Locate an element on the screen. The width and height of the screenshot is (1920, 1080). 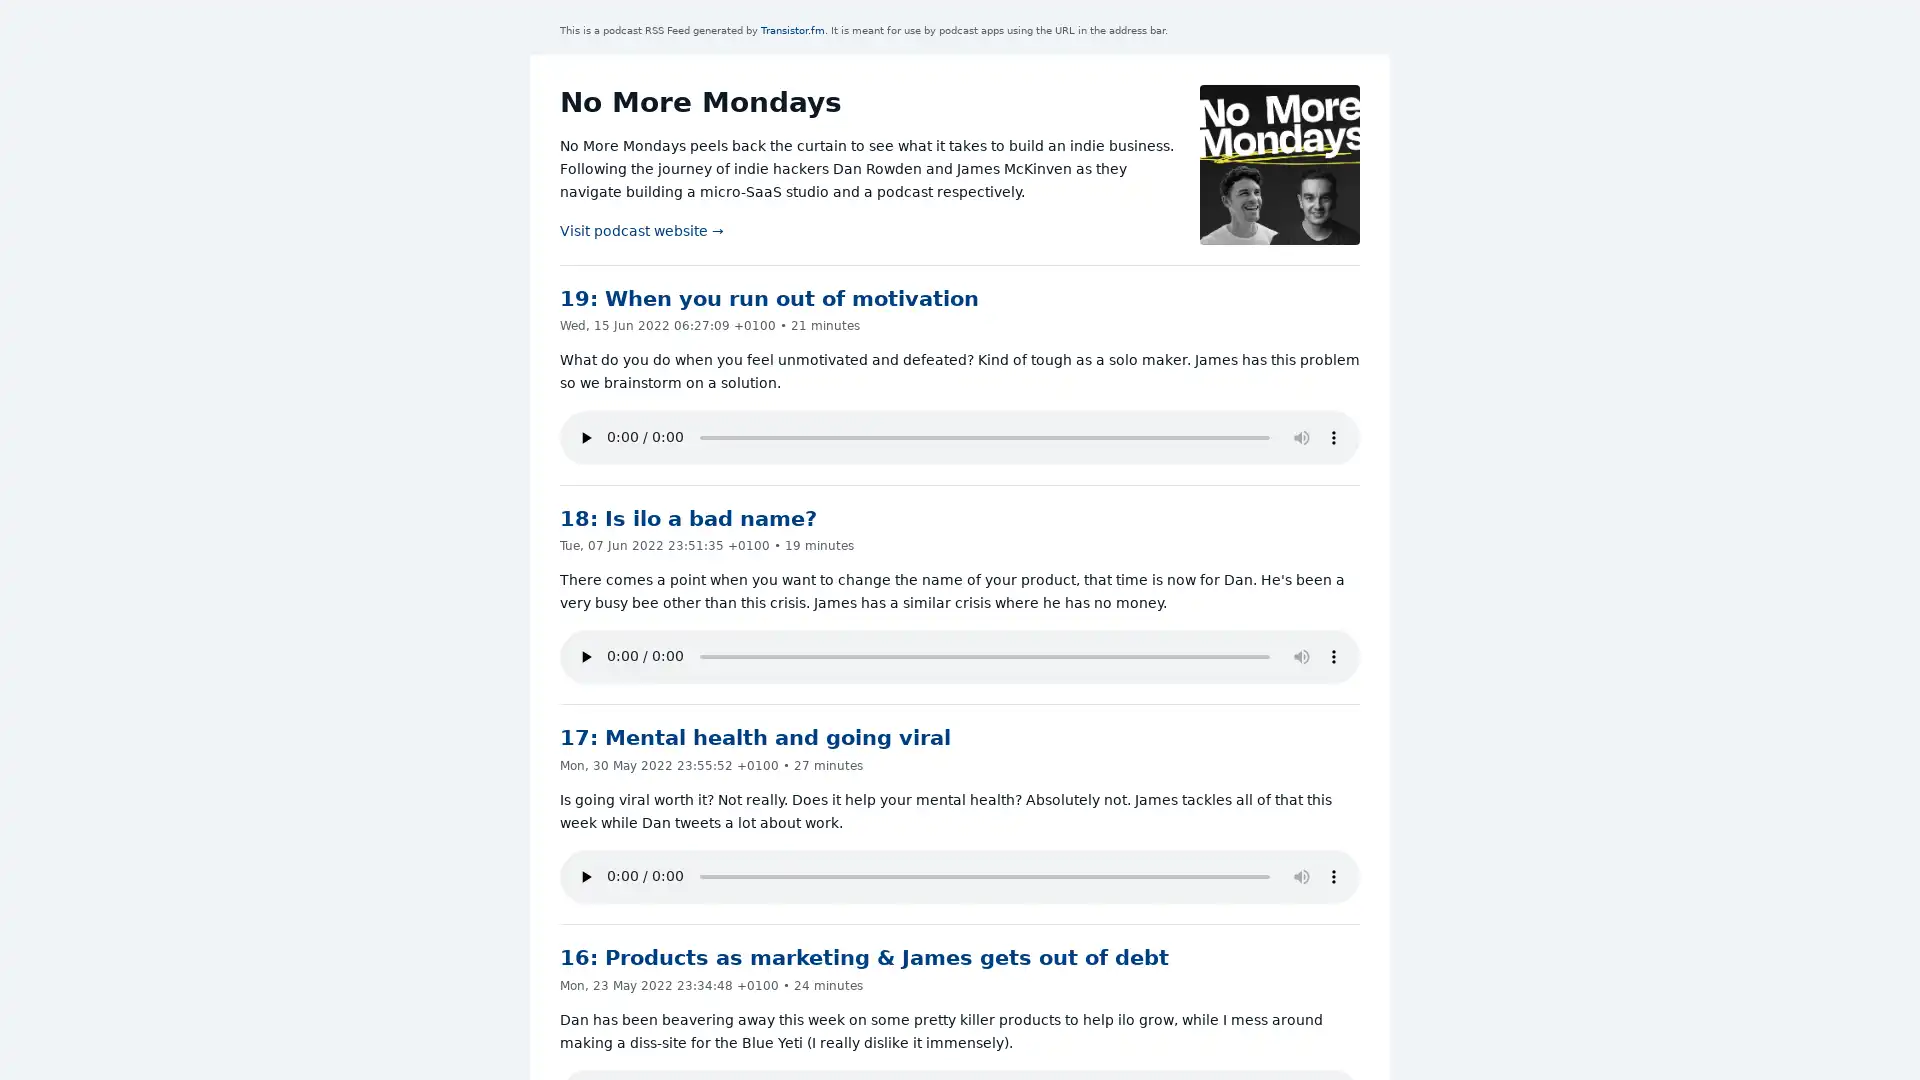
play is located at coordinates (584, 875).